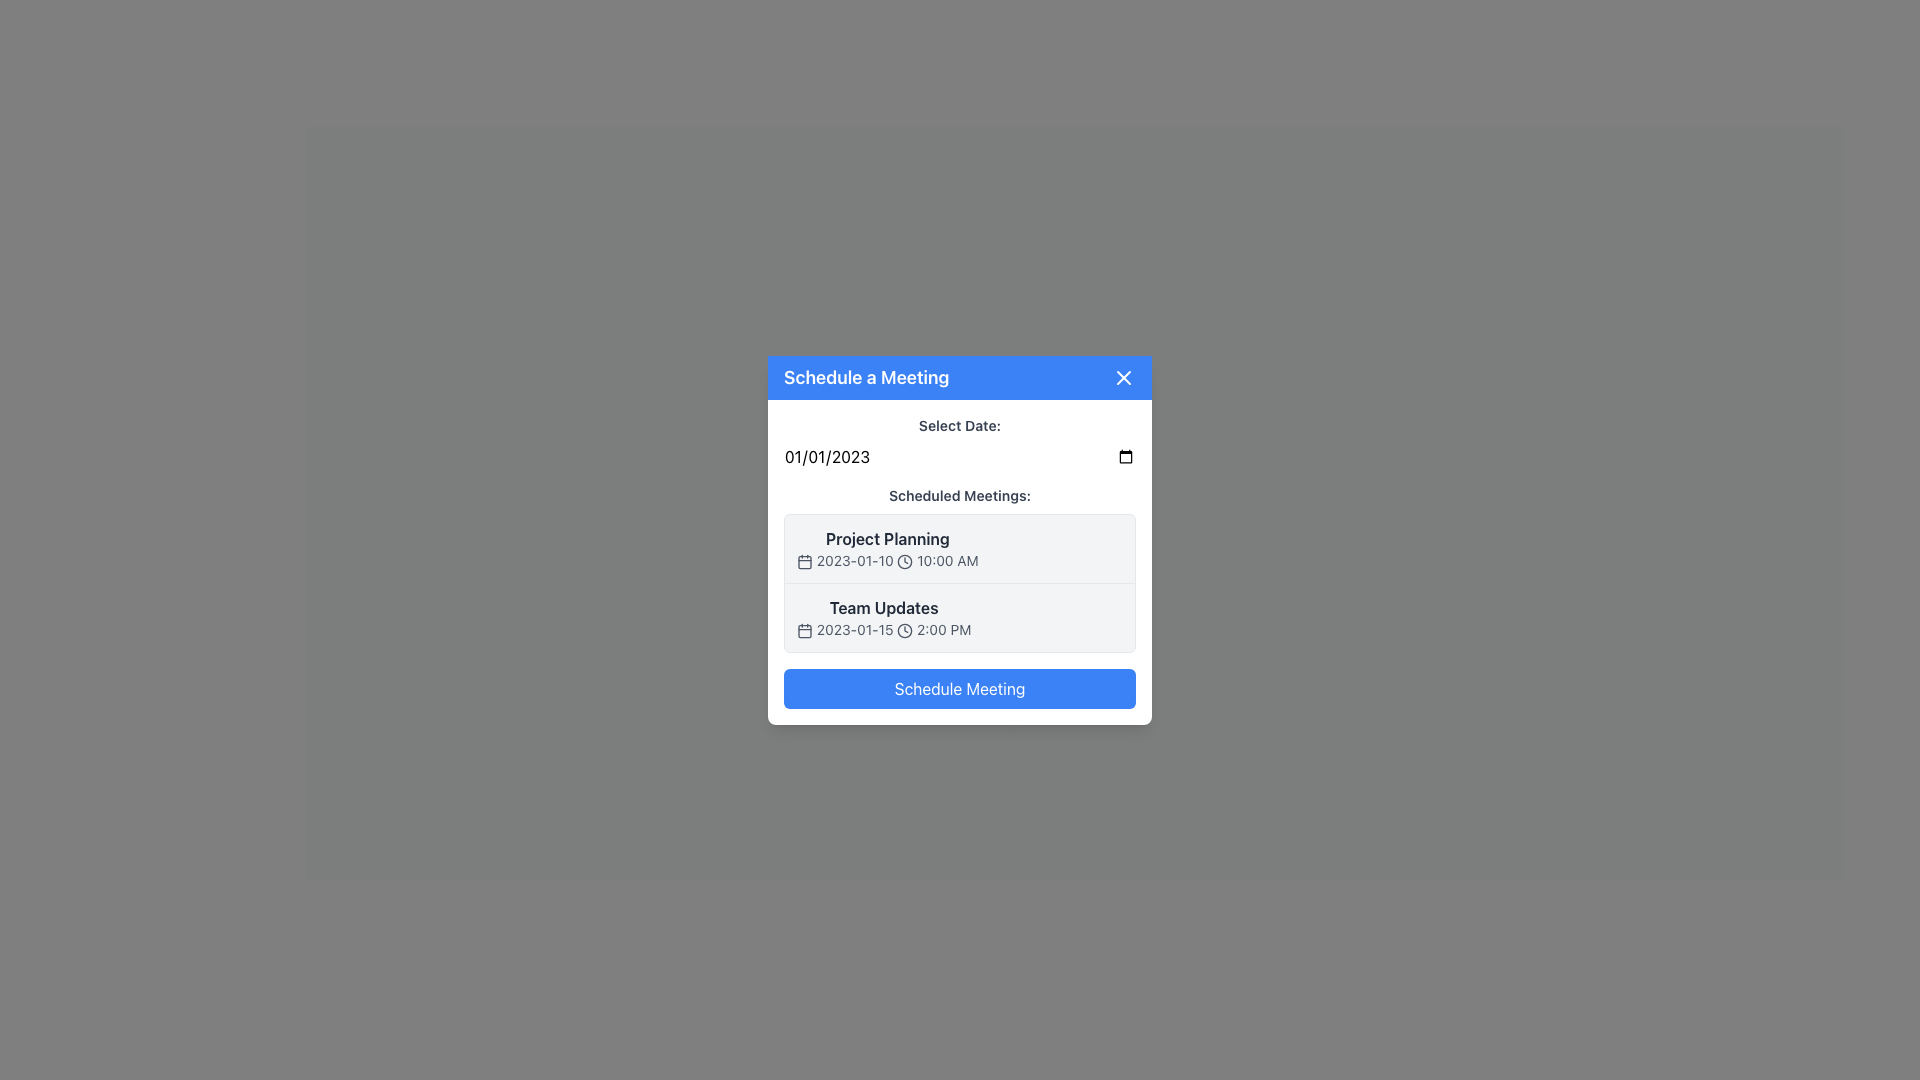  What do you see at coordinates (904, 561) in the screenshot?
I see `properties of the clock icon located next to '10:00 AM' in the 'Project Planning' row under 'Scheduled Meetings'` at bounding box center [904, 561].